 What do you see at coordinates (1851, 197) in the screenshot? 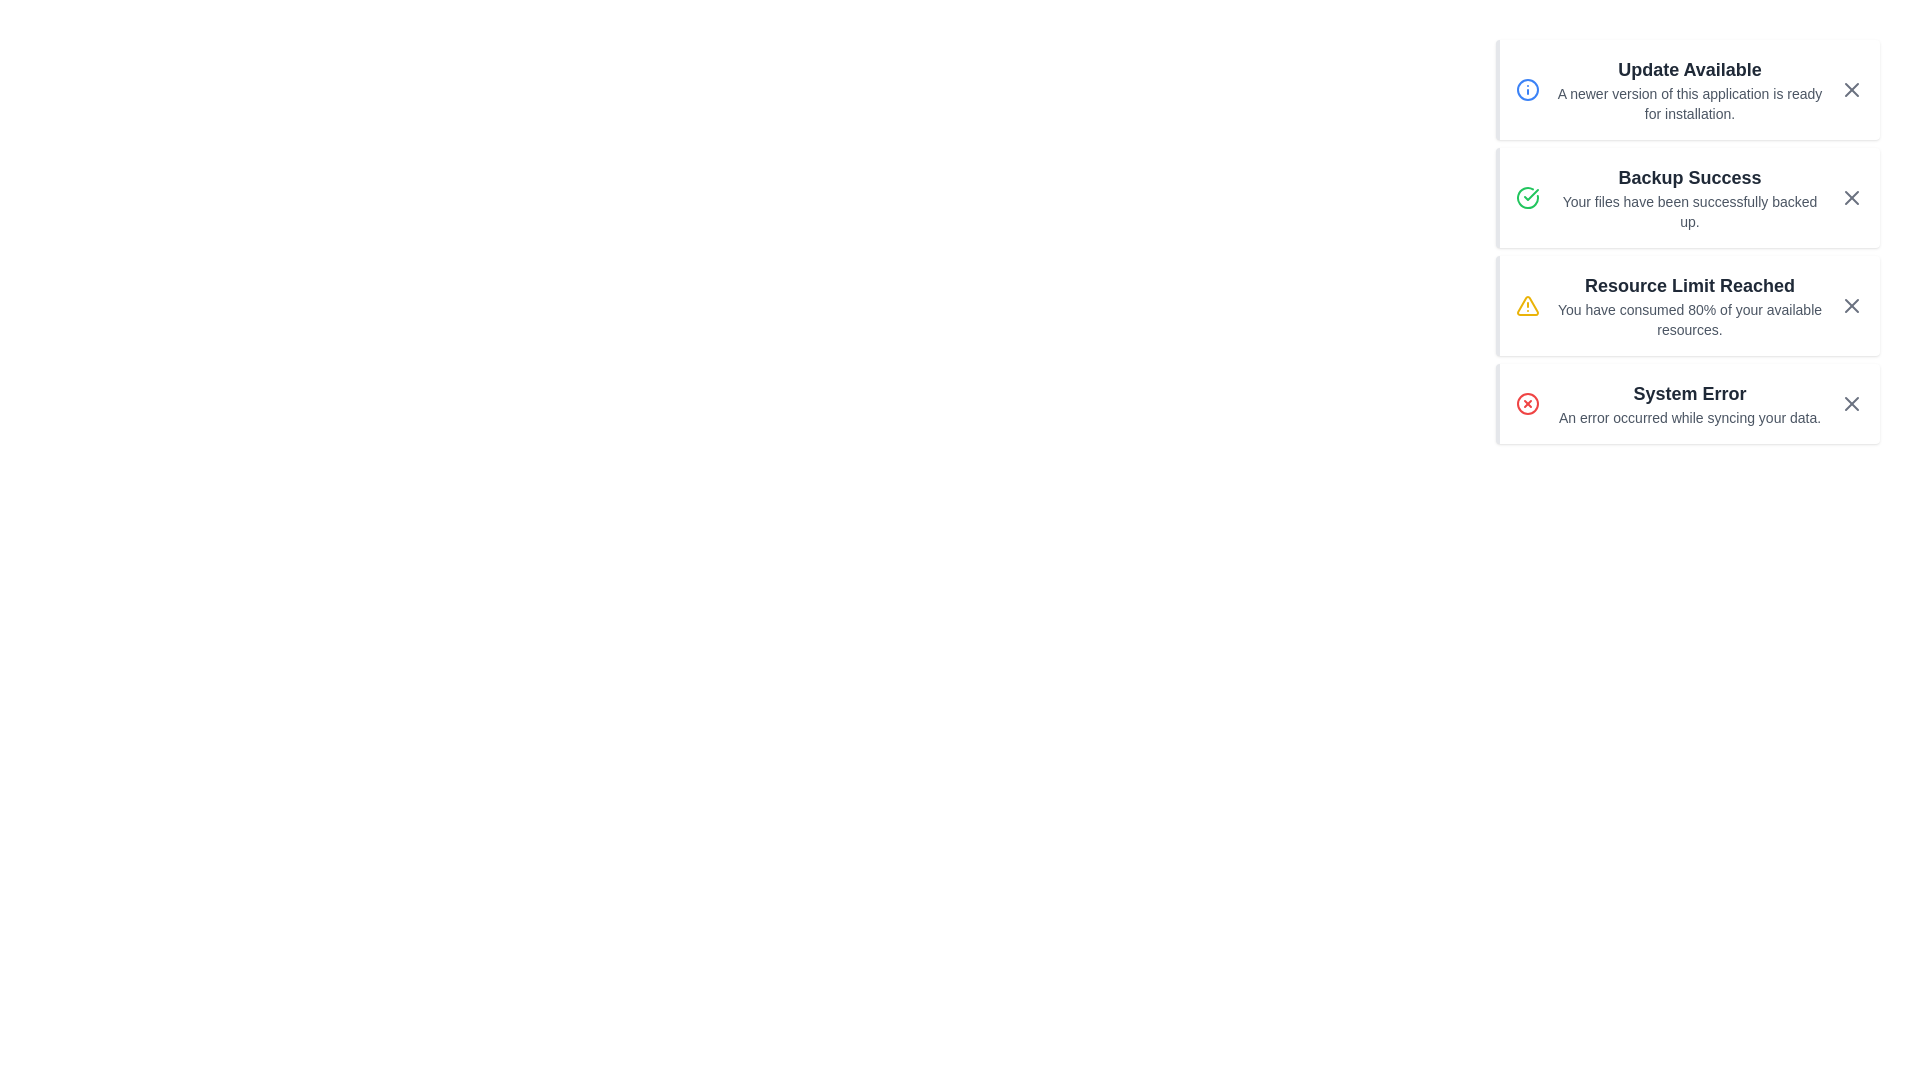
I see `the gray 'X' button located at the far right side of the 'Backup Success' notification card, beside the text 'Your files have been successfully backed up' to change its color to a darker shade` at bounding box center [1851, 197].